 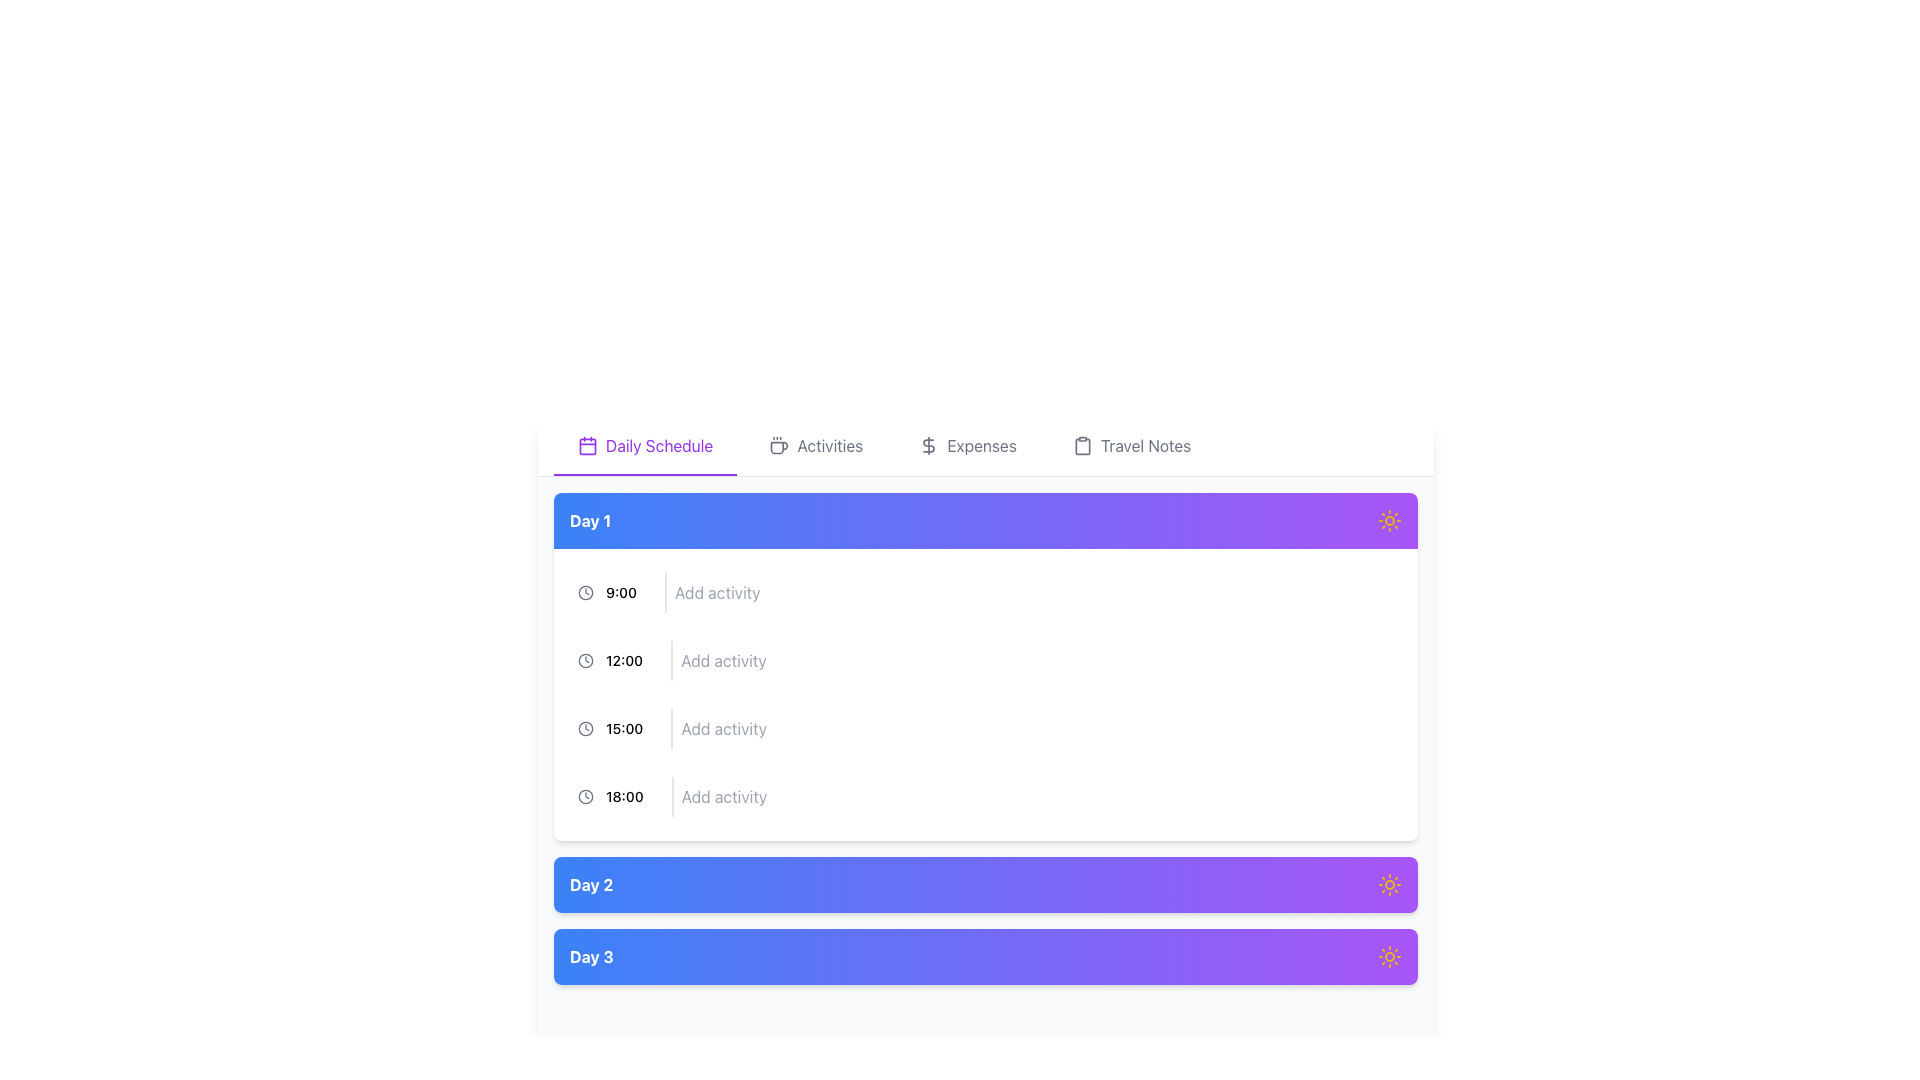 What do you see at coordinates (985, 729) in the screenshot?
I see `the time slot at 15:00` at bounding box center [985, 729].